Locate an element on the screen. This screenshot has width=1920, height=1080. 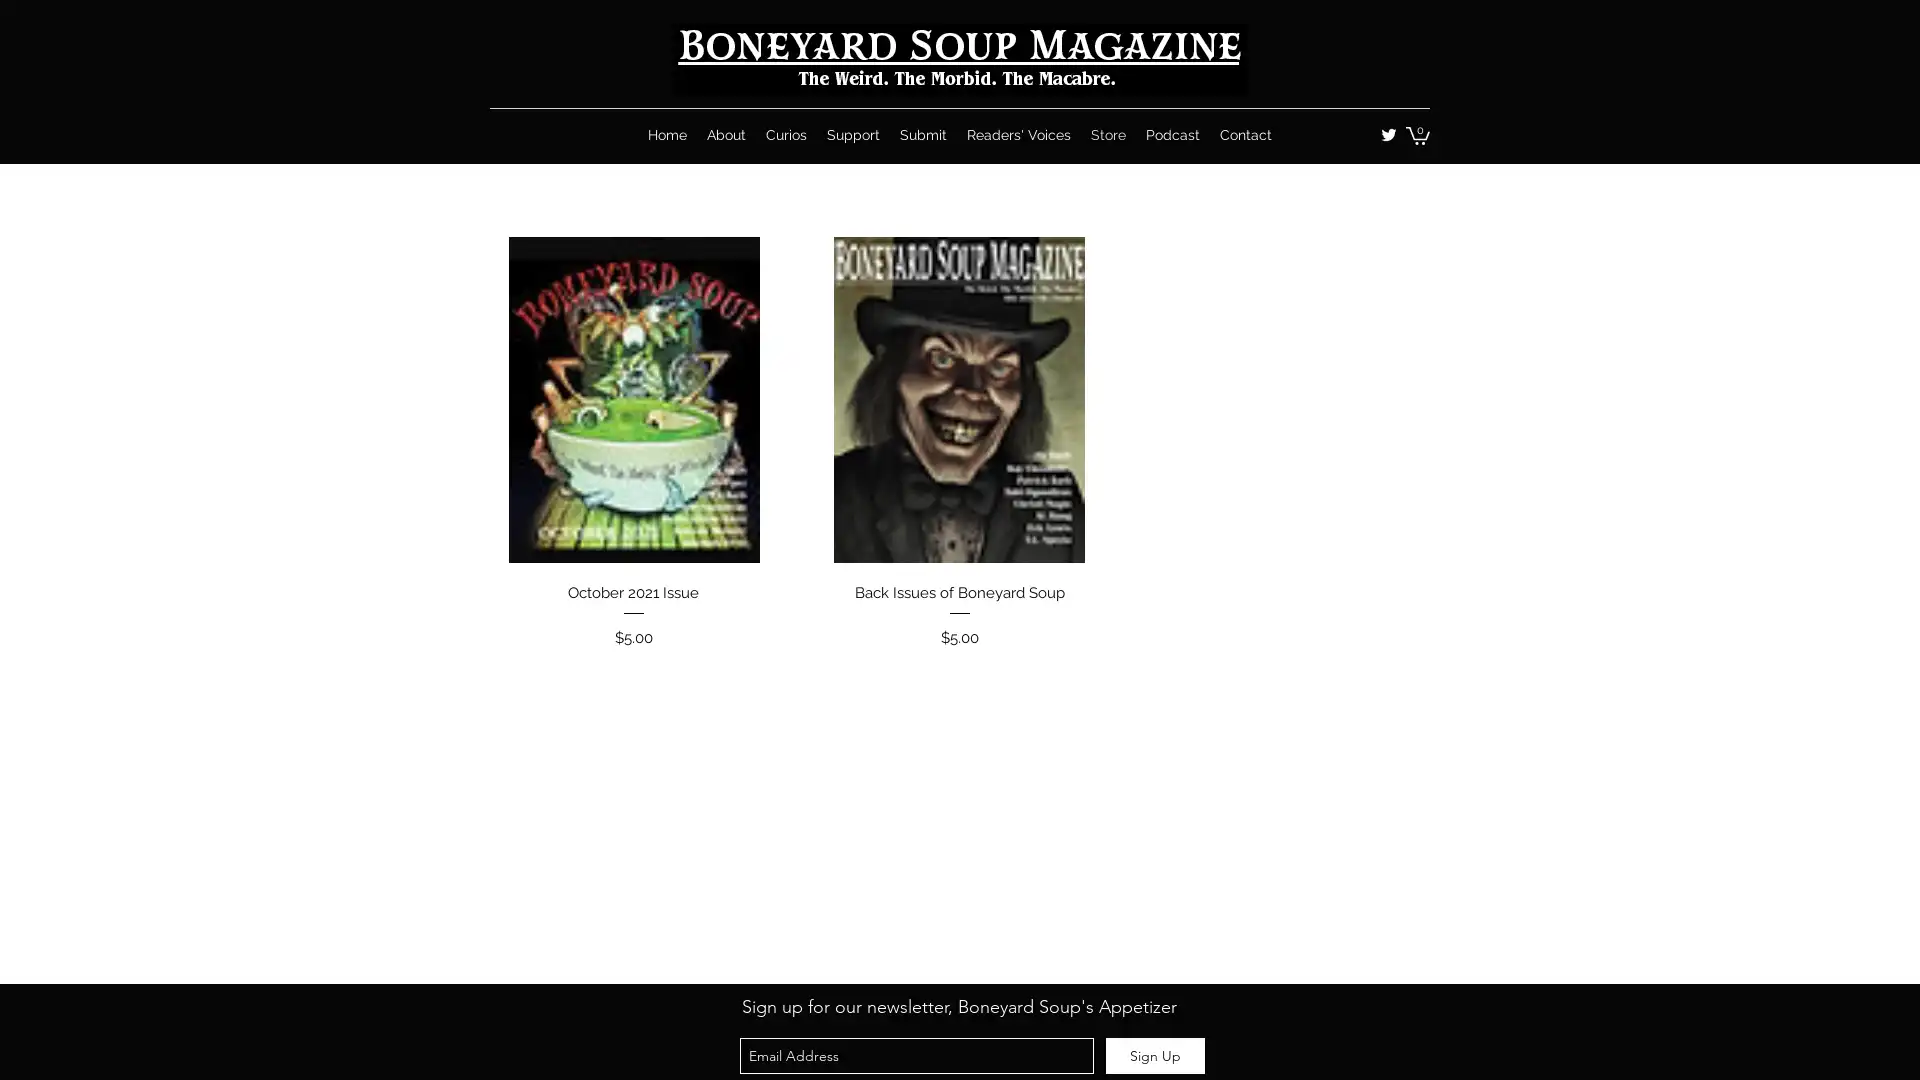
Quick View is located at coordinates (632, 586).